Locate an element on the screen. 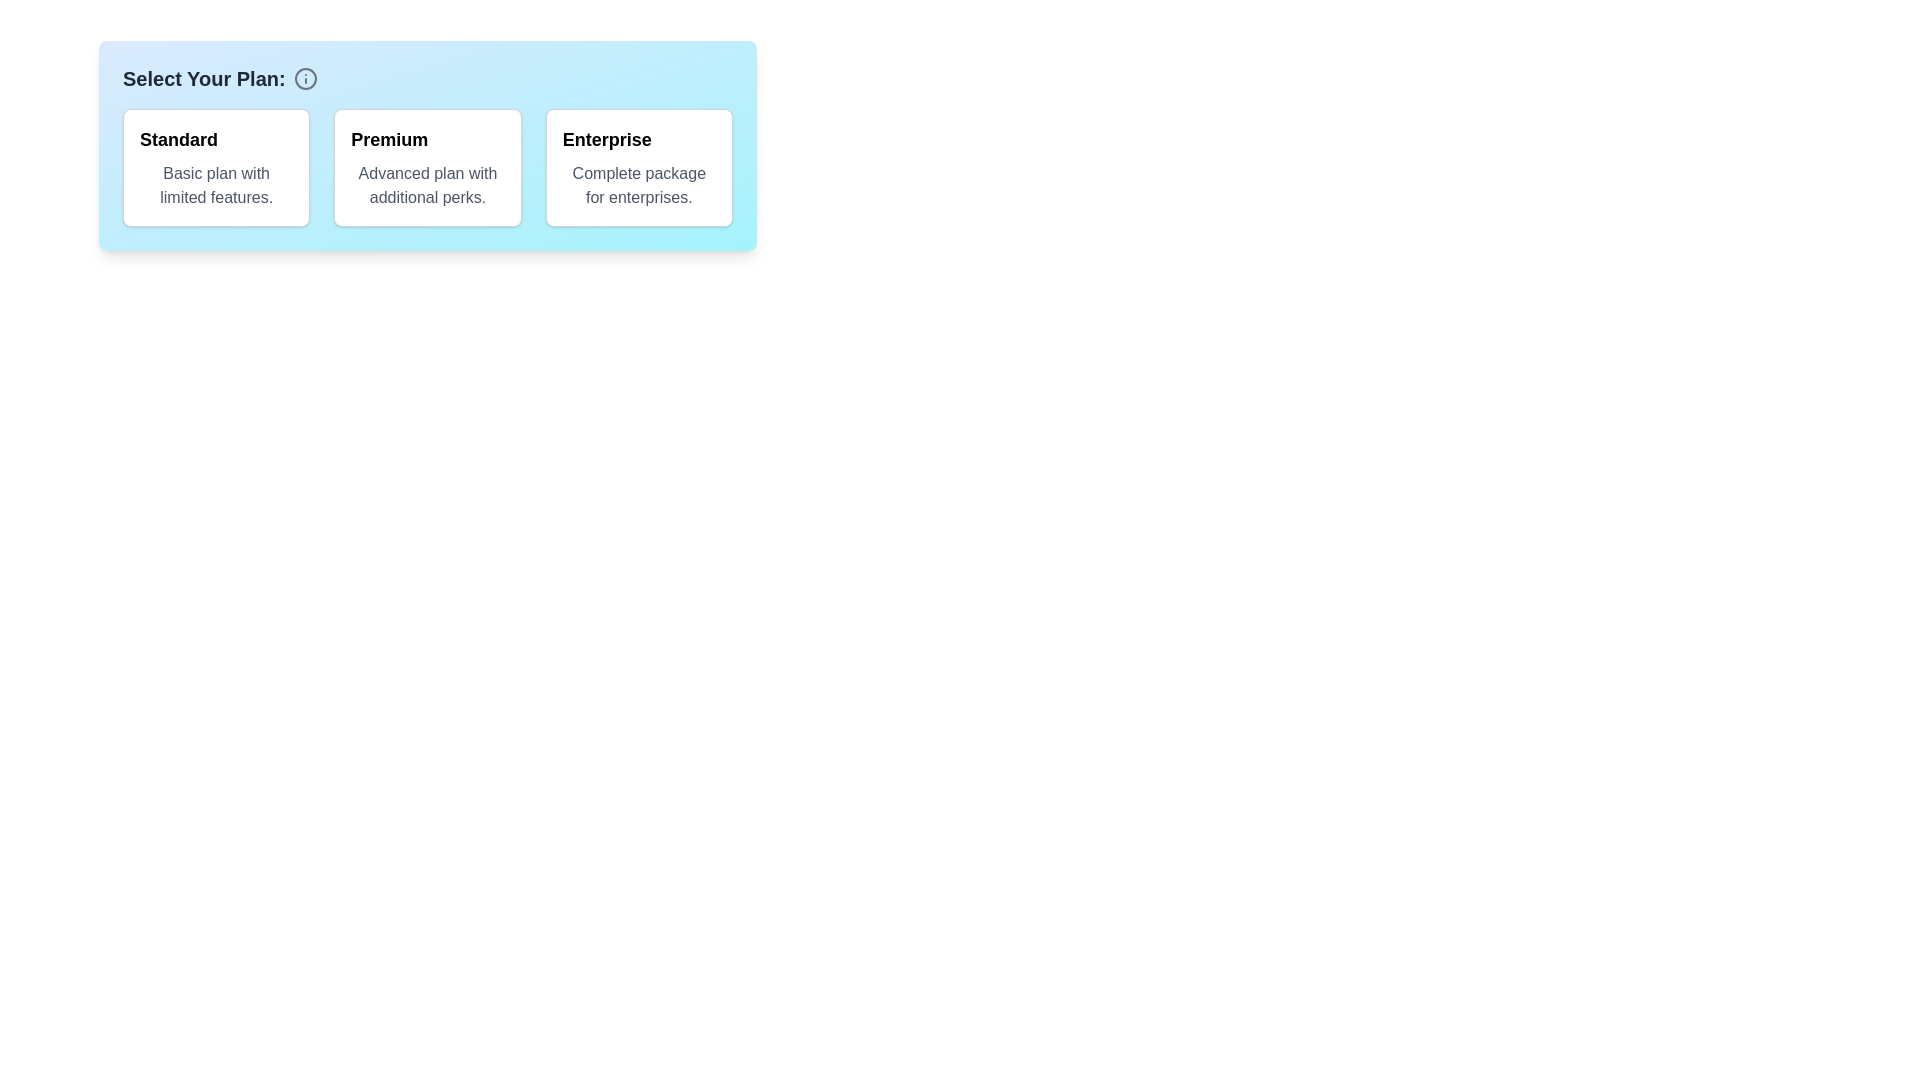  the bold text label displaying 'Premium' located at the upper center of the second card in a horizontal arrangement of three cards is located at coordinates (389, 138).